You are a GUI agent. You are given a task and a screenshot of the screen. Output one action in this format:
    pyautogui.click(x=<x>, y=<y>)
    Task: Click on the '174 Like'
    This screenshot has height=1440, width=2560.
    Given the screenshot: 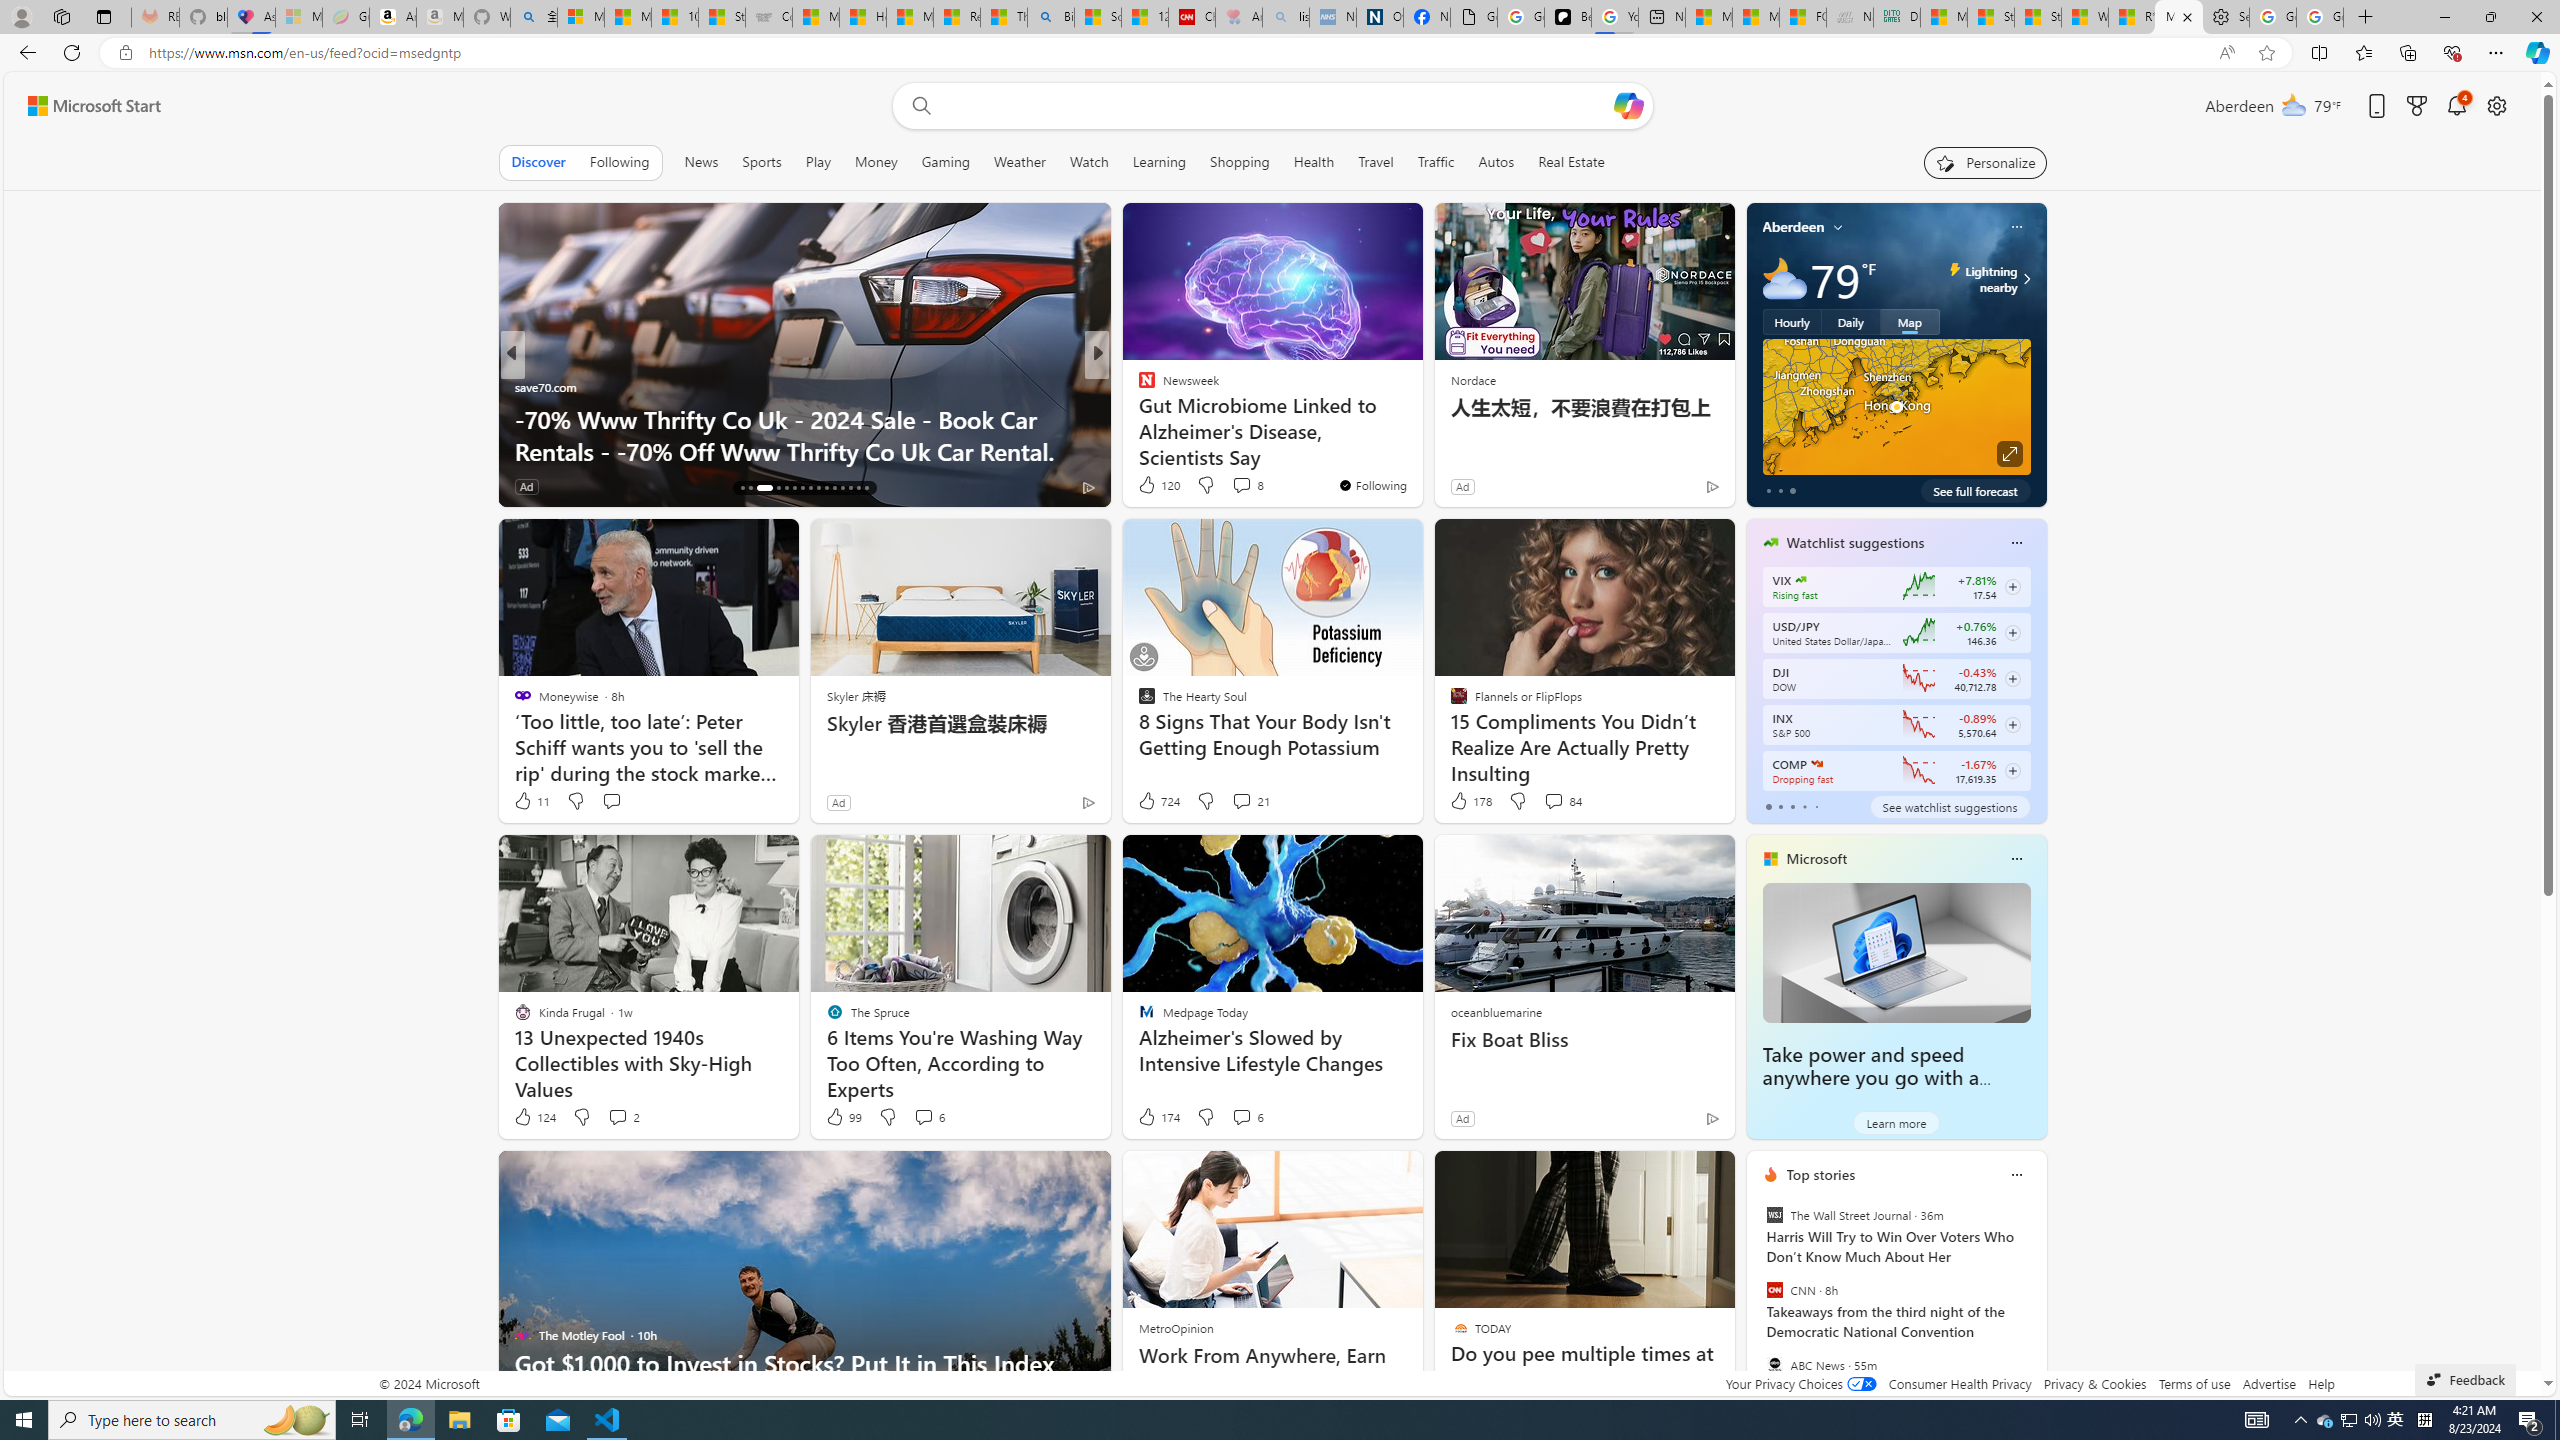 What is the action you would take?
    pyautogui.click(x=1157, y=1115)
    